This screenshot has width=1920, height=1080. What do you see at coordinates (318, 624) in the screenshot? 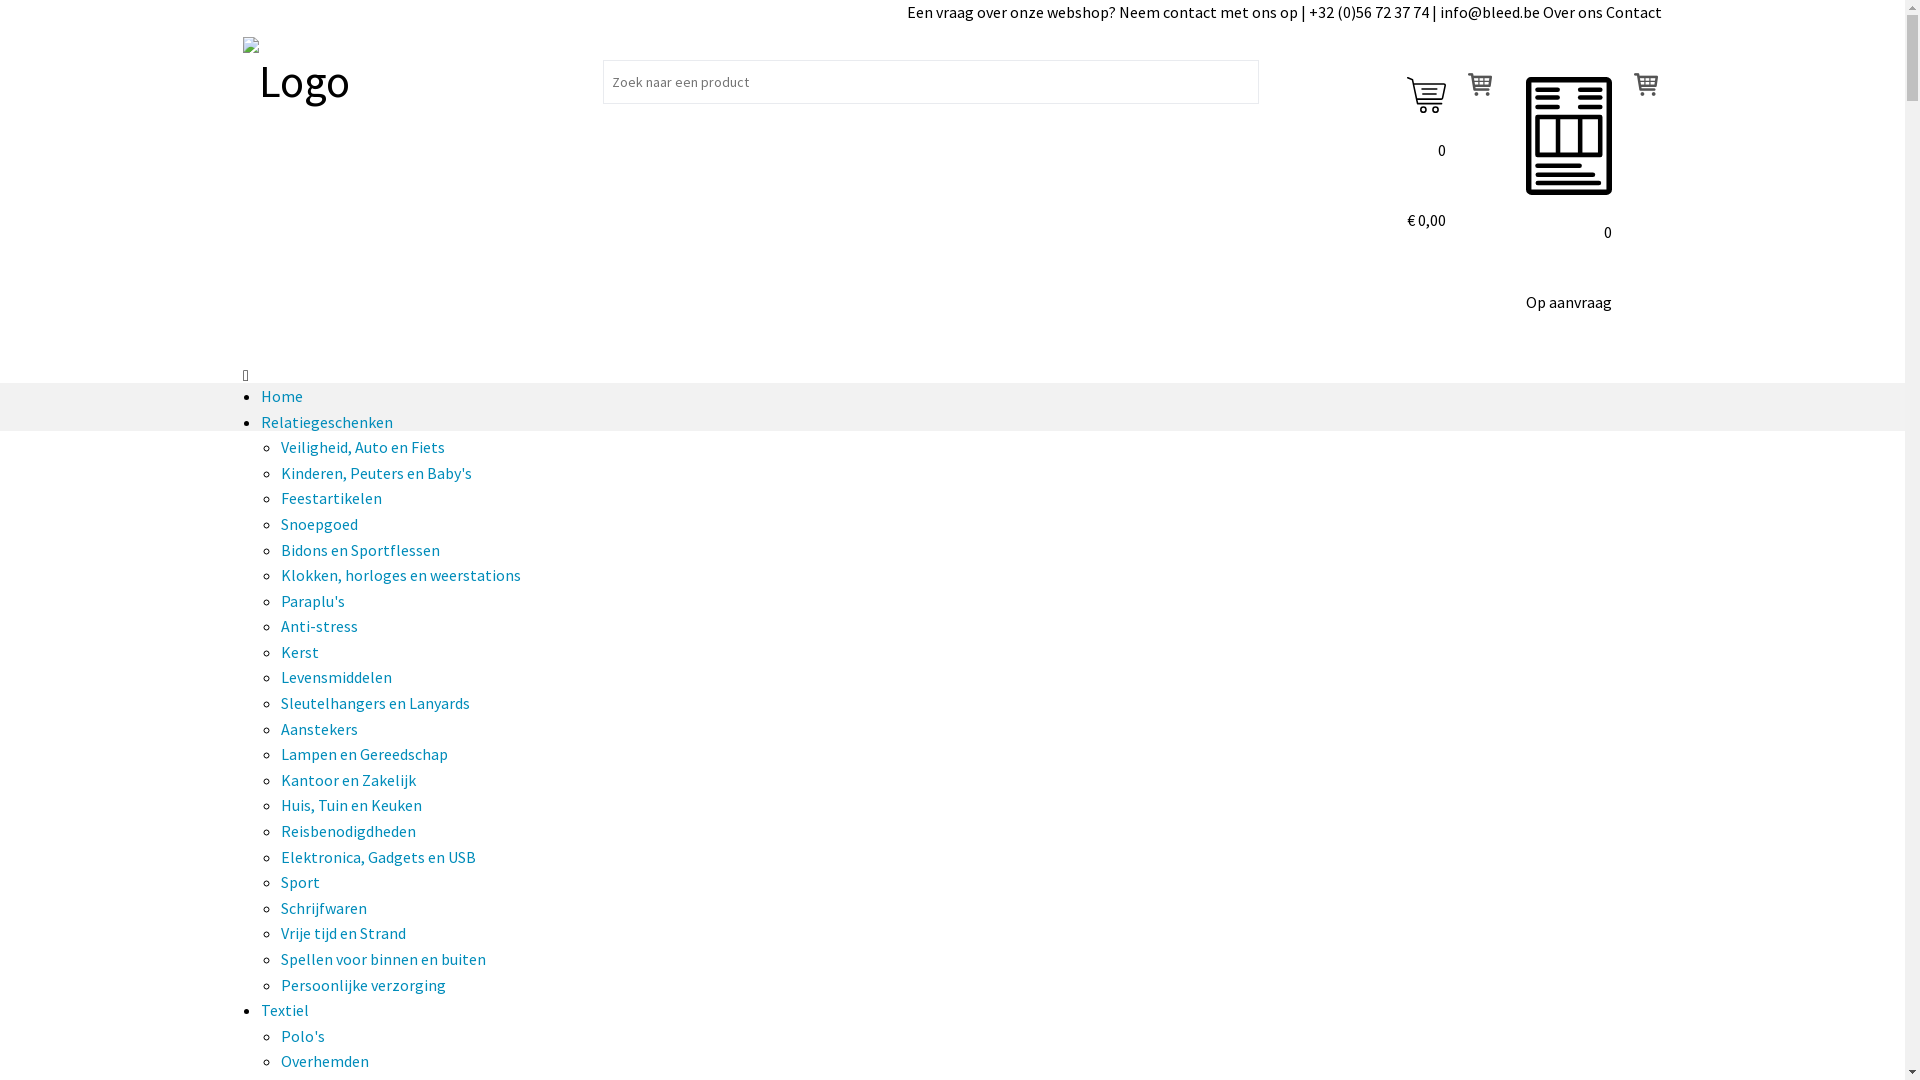
I see `'Anti-stress'` at bounding box center [318, 624].